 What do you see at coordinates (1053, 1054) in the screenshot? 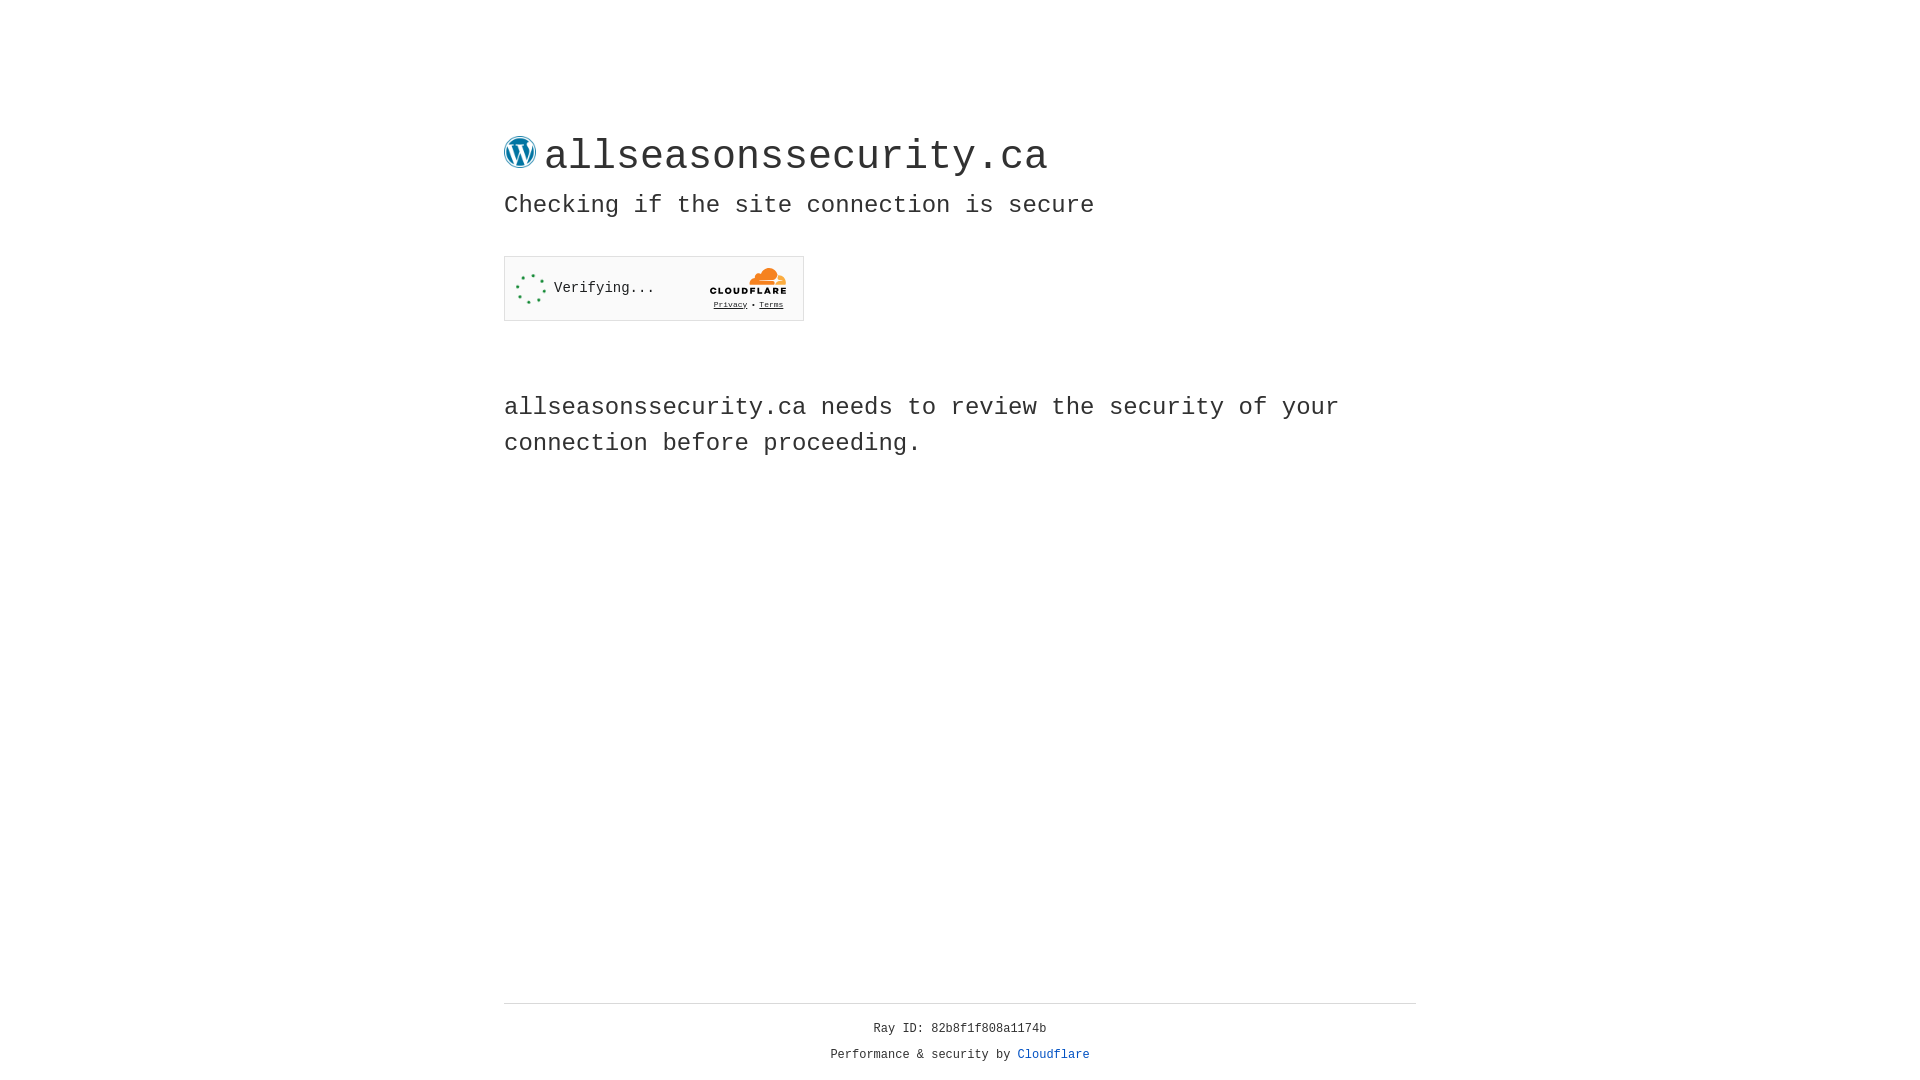
I see `'Cloudflare'` at bounding box center [1053, 1054].